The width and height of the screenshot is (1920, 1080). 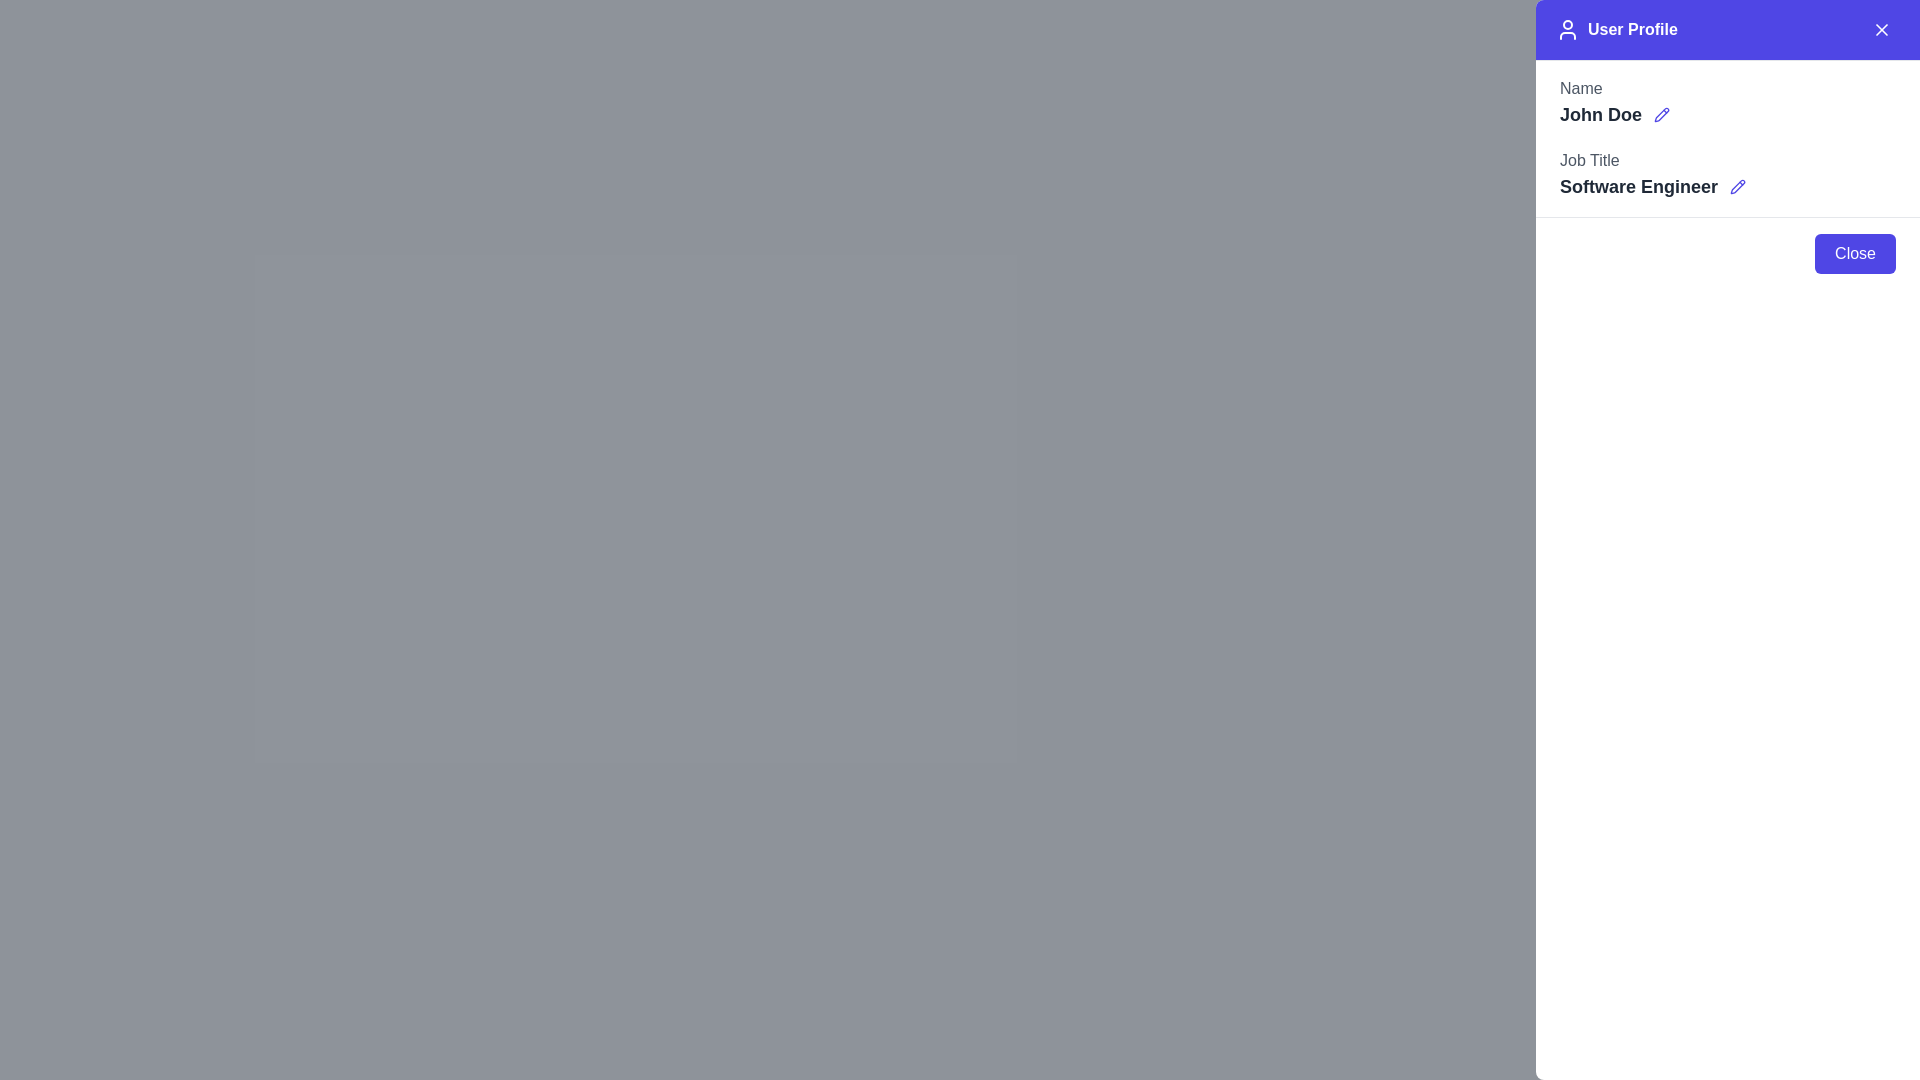 I want to click on the pencil icon next to 'John Doe', so click(x=1661, y=115).